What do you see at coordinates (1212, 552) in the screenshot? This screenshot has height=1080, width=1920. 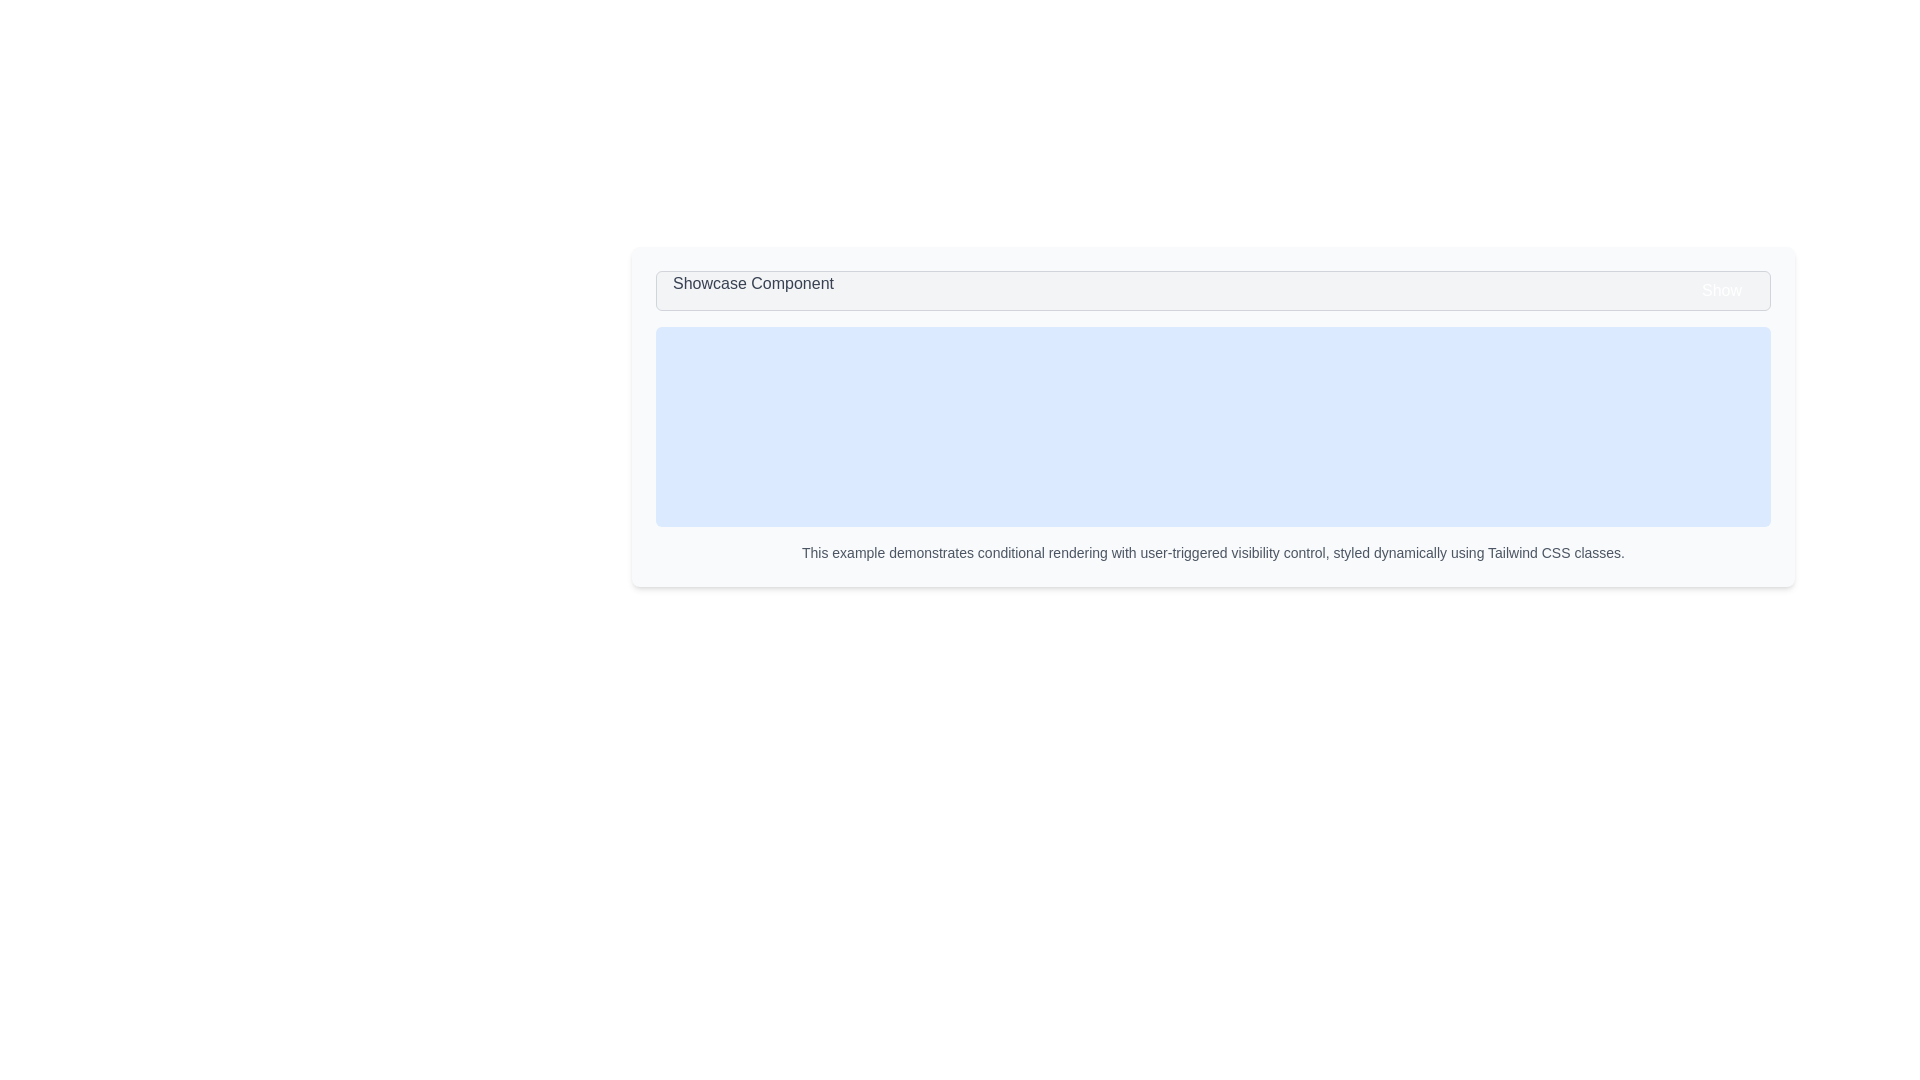 I see `the text content of the plain text element that reads 'This example demonstrates conditional rendering with user-triggered visibility control, styled dynamically using Tailwind CSS classes.'` at bounding box center [1212, 552].